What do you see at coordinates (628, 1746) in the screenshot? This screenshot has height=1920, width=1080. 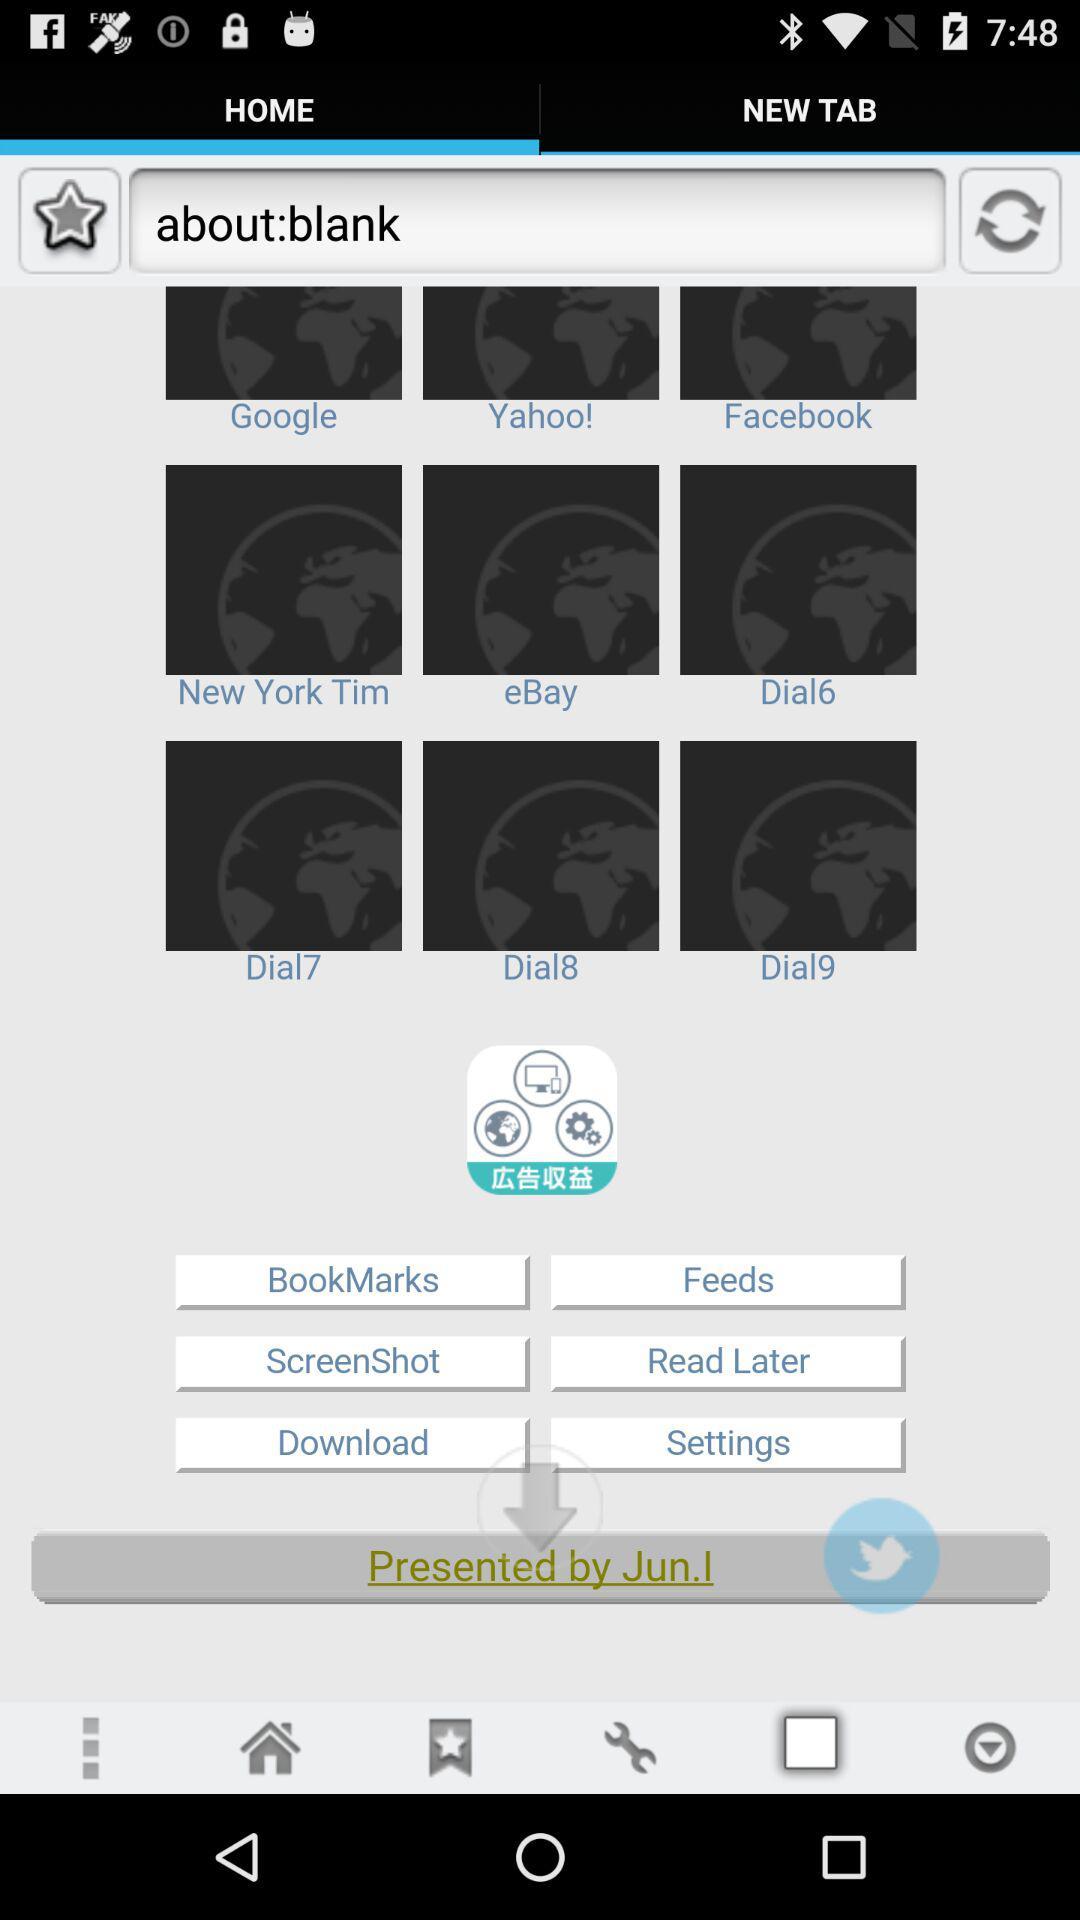 I see `setting` at bounding box center [628, 1746].